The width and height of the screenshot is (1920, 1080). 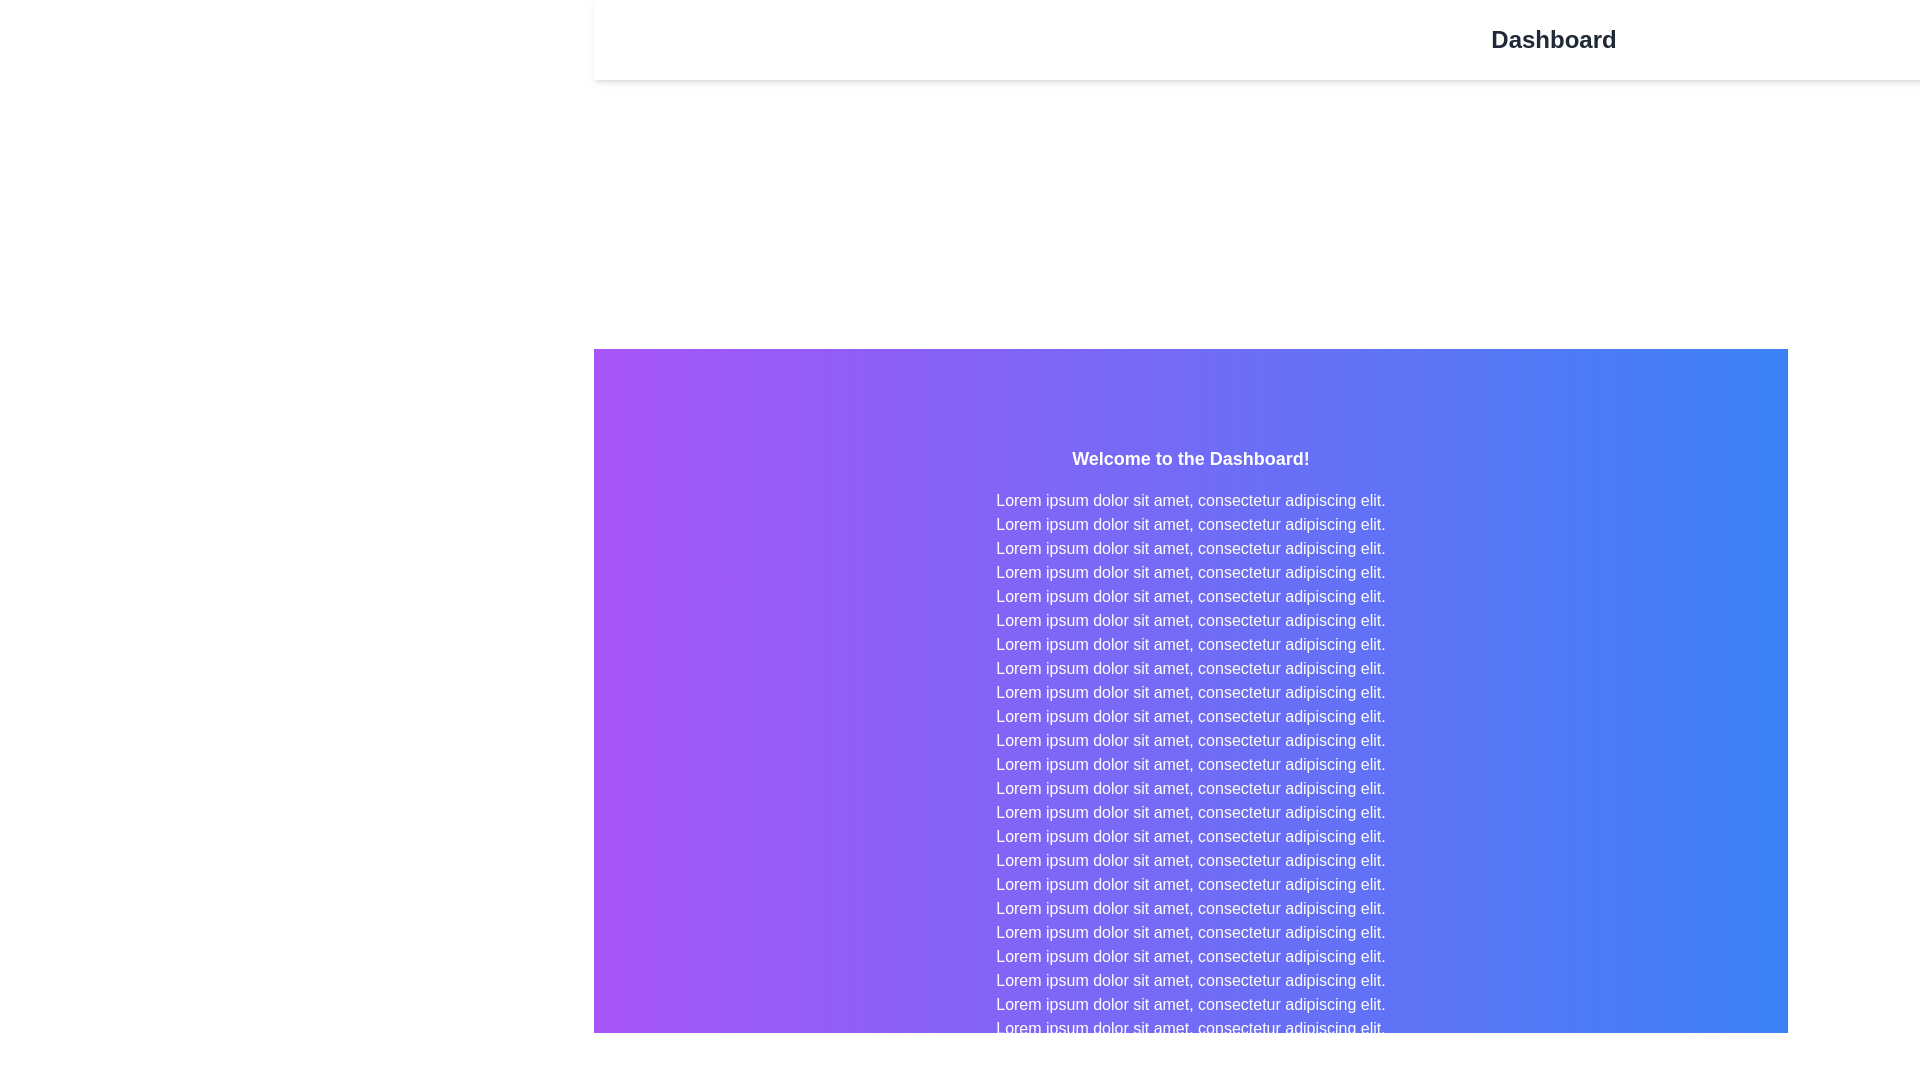 I want to click on the seventh paragraph text block under the header 'Welcome to the Dashboard!' that displays placeholder text, so click(x=1190, y=620).